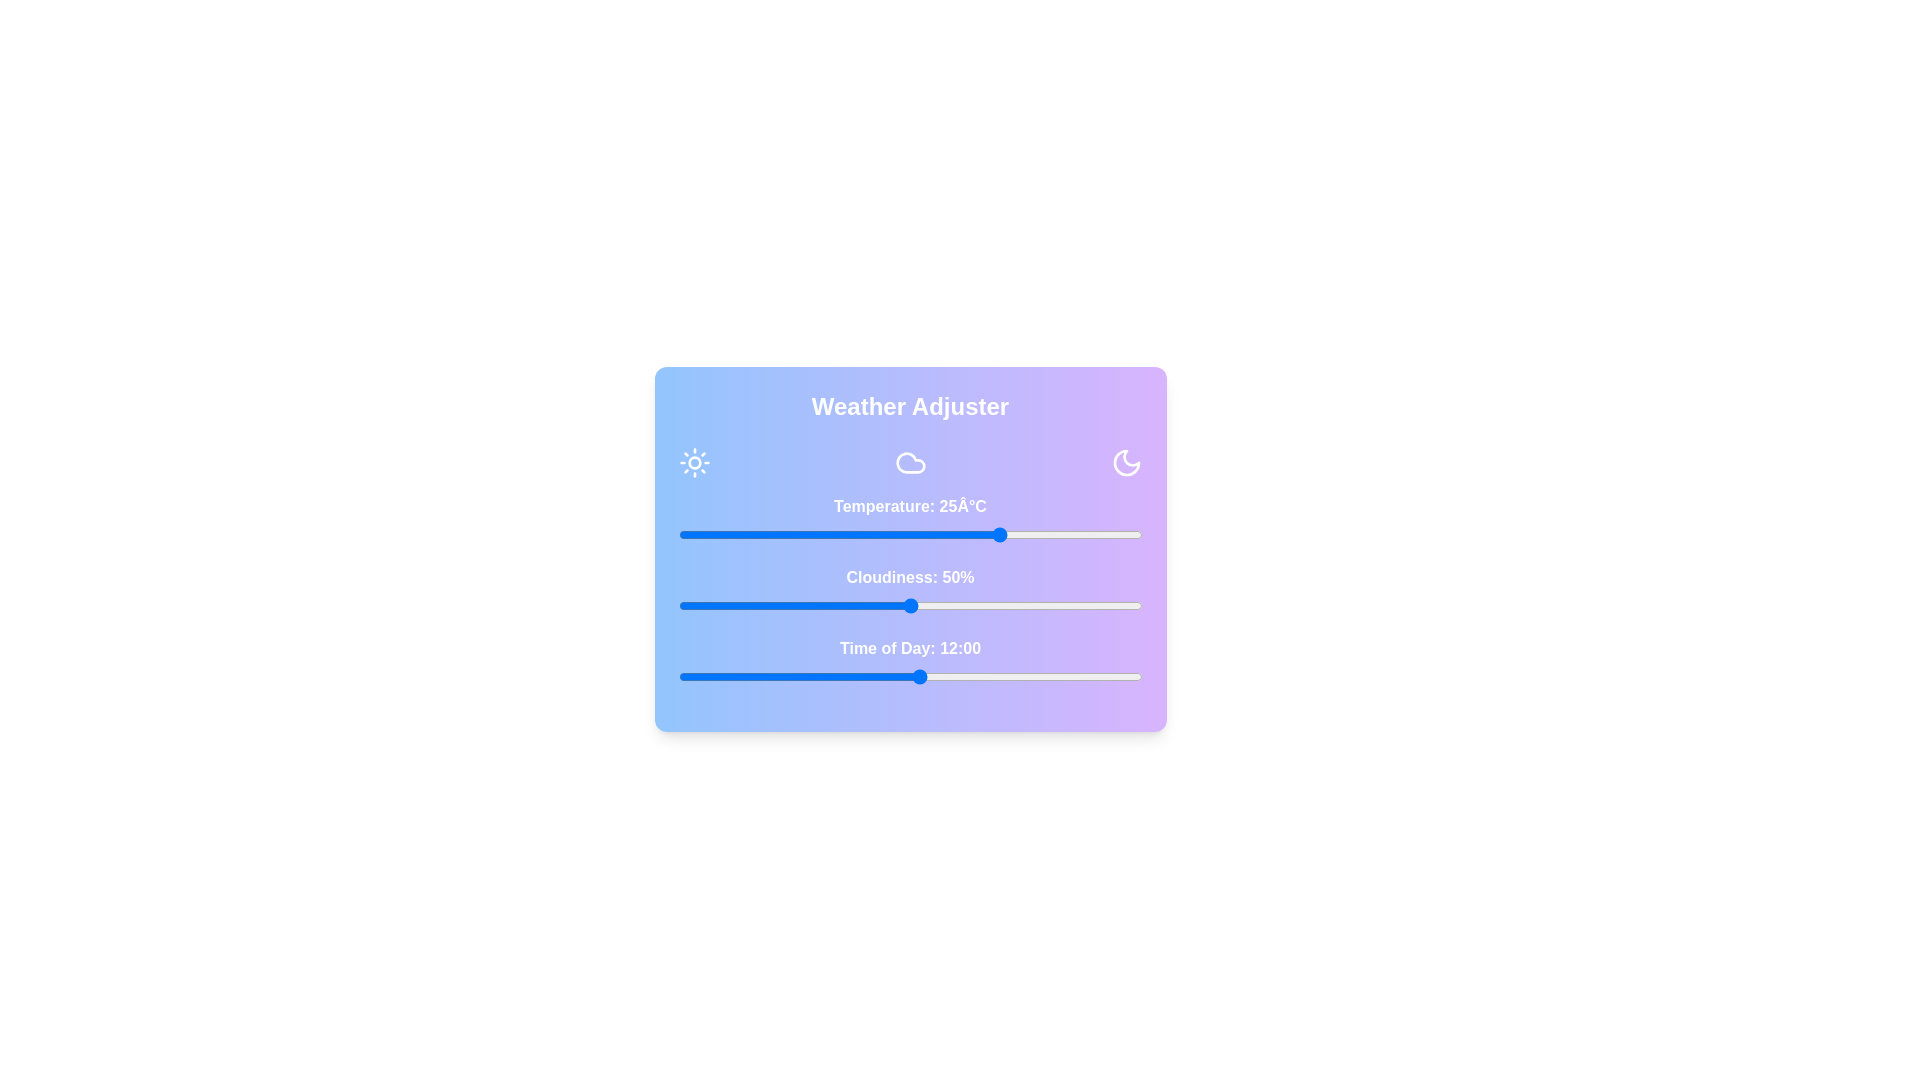 The image size is (1920, 1080). Describe the element at coordinates (1008, 604) in the screenshot. I see `the cloudiness percentage` at that location.